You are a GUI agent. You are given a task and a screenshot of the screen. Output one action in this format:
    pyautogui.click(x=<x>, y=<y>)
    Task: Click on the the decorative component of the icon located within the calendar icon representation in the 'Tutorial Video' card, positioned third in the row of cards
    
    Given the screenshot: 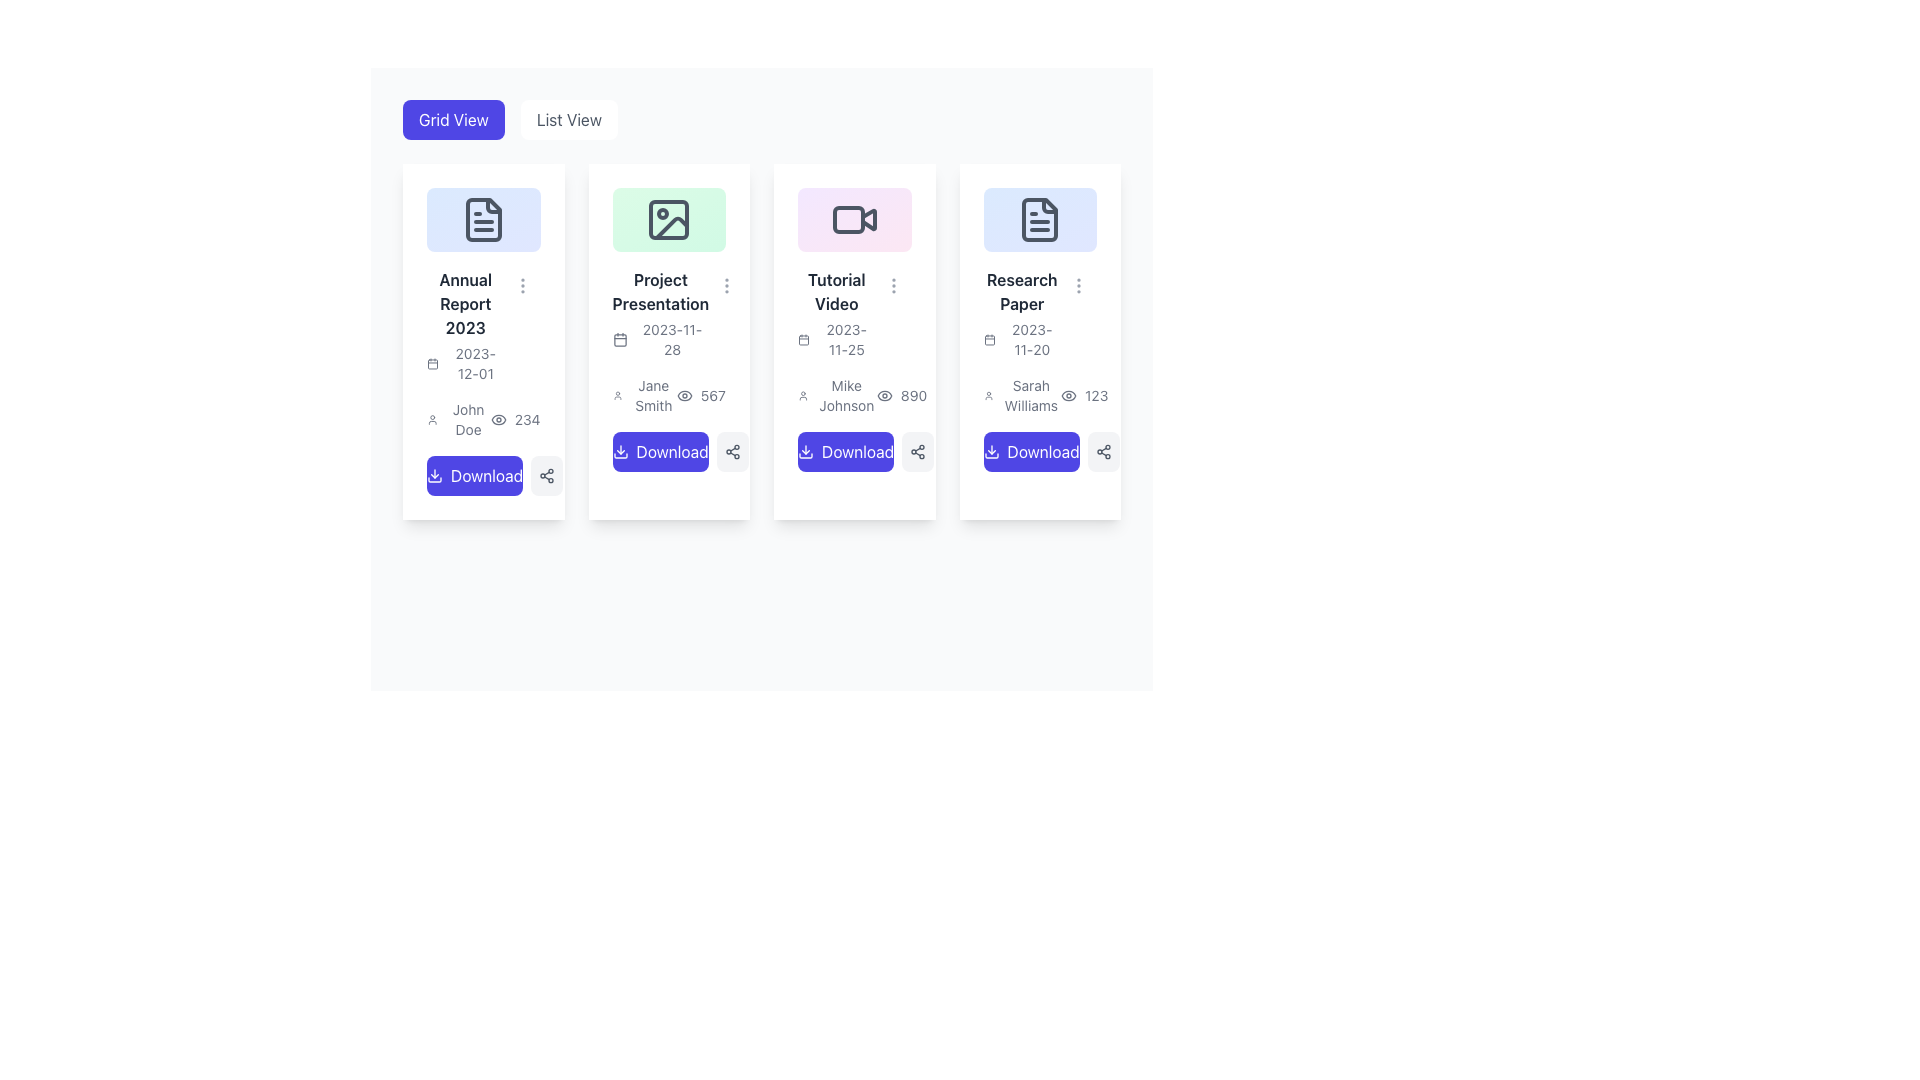 What is the action you would take?
    pyautogui.click(x=804, y=339)
    